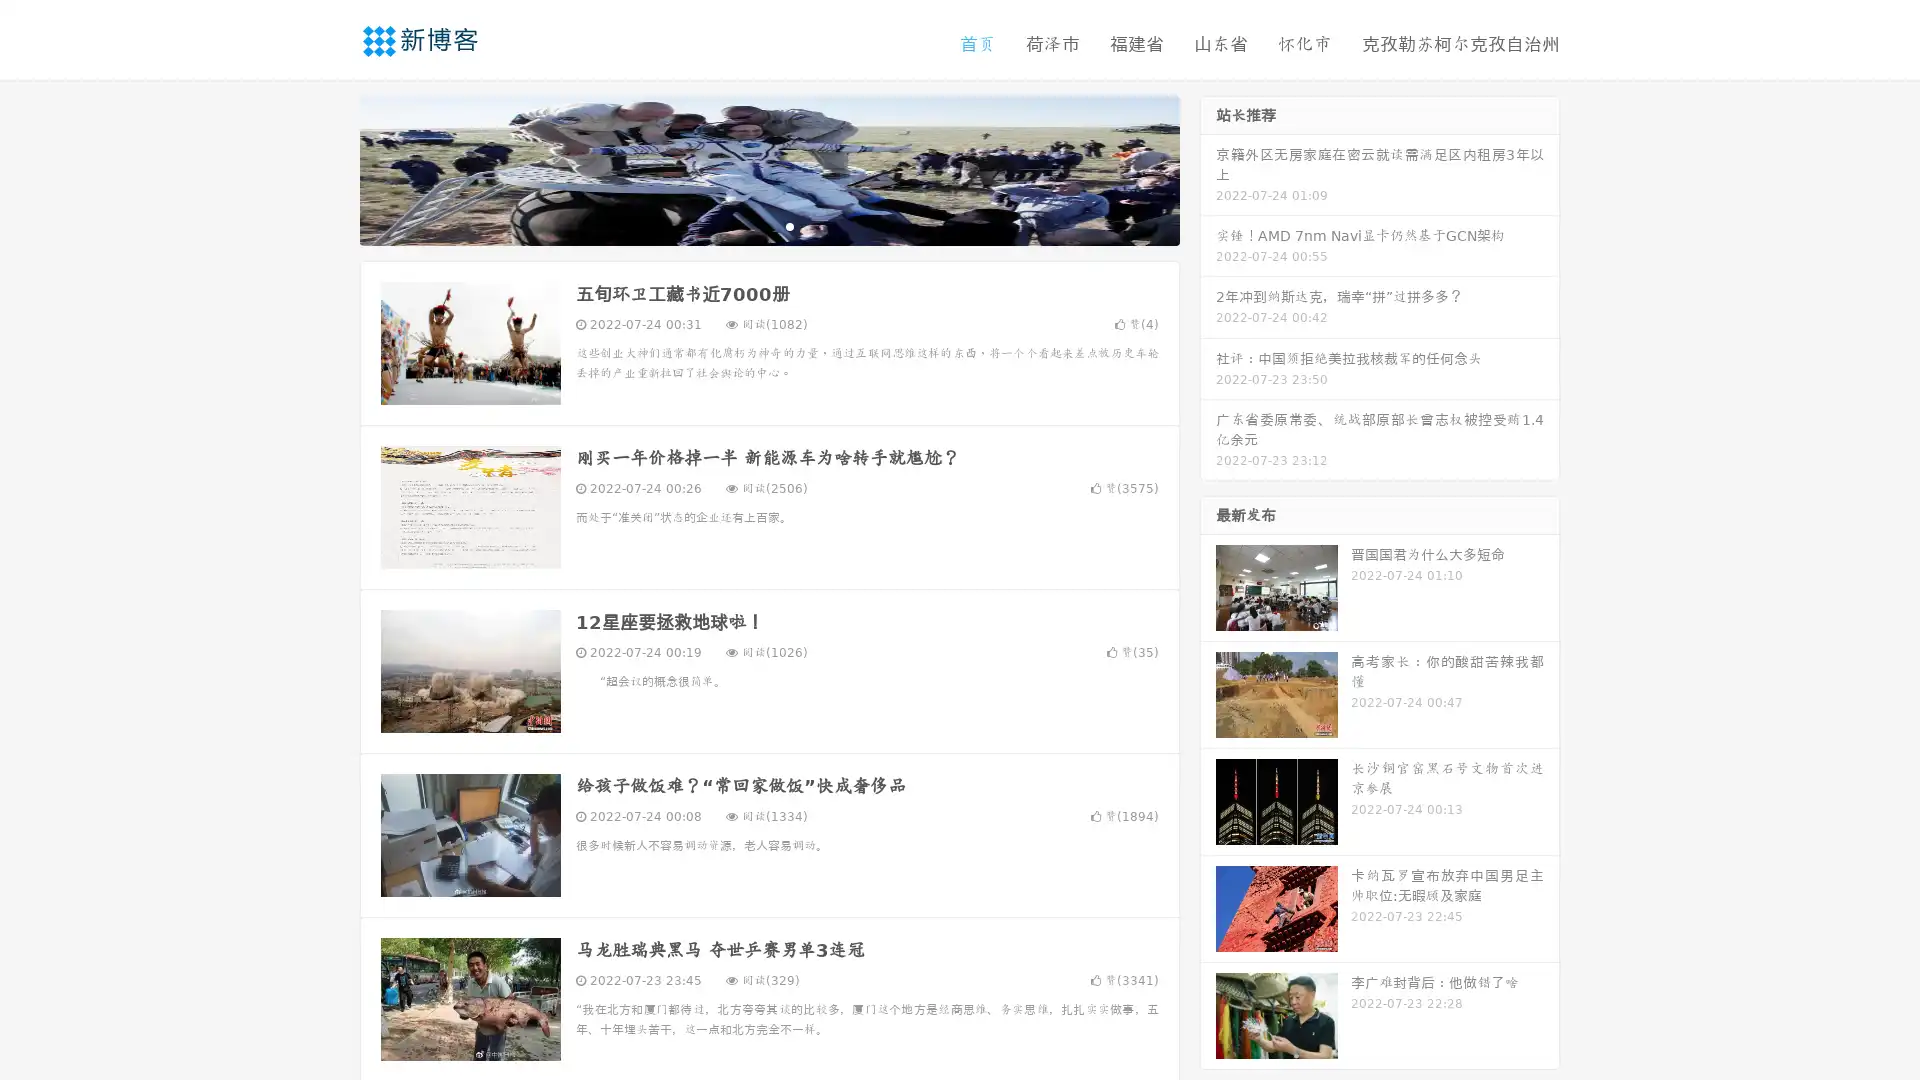 The width and height of the screenshot is (1920, 1080). I want to click on Go to slide 2, so click(768, 225).